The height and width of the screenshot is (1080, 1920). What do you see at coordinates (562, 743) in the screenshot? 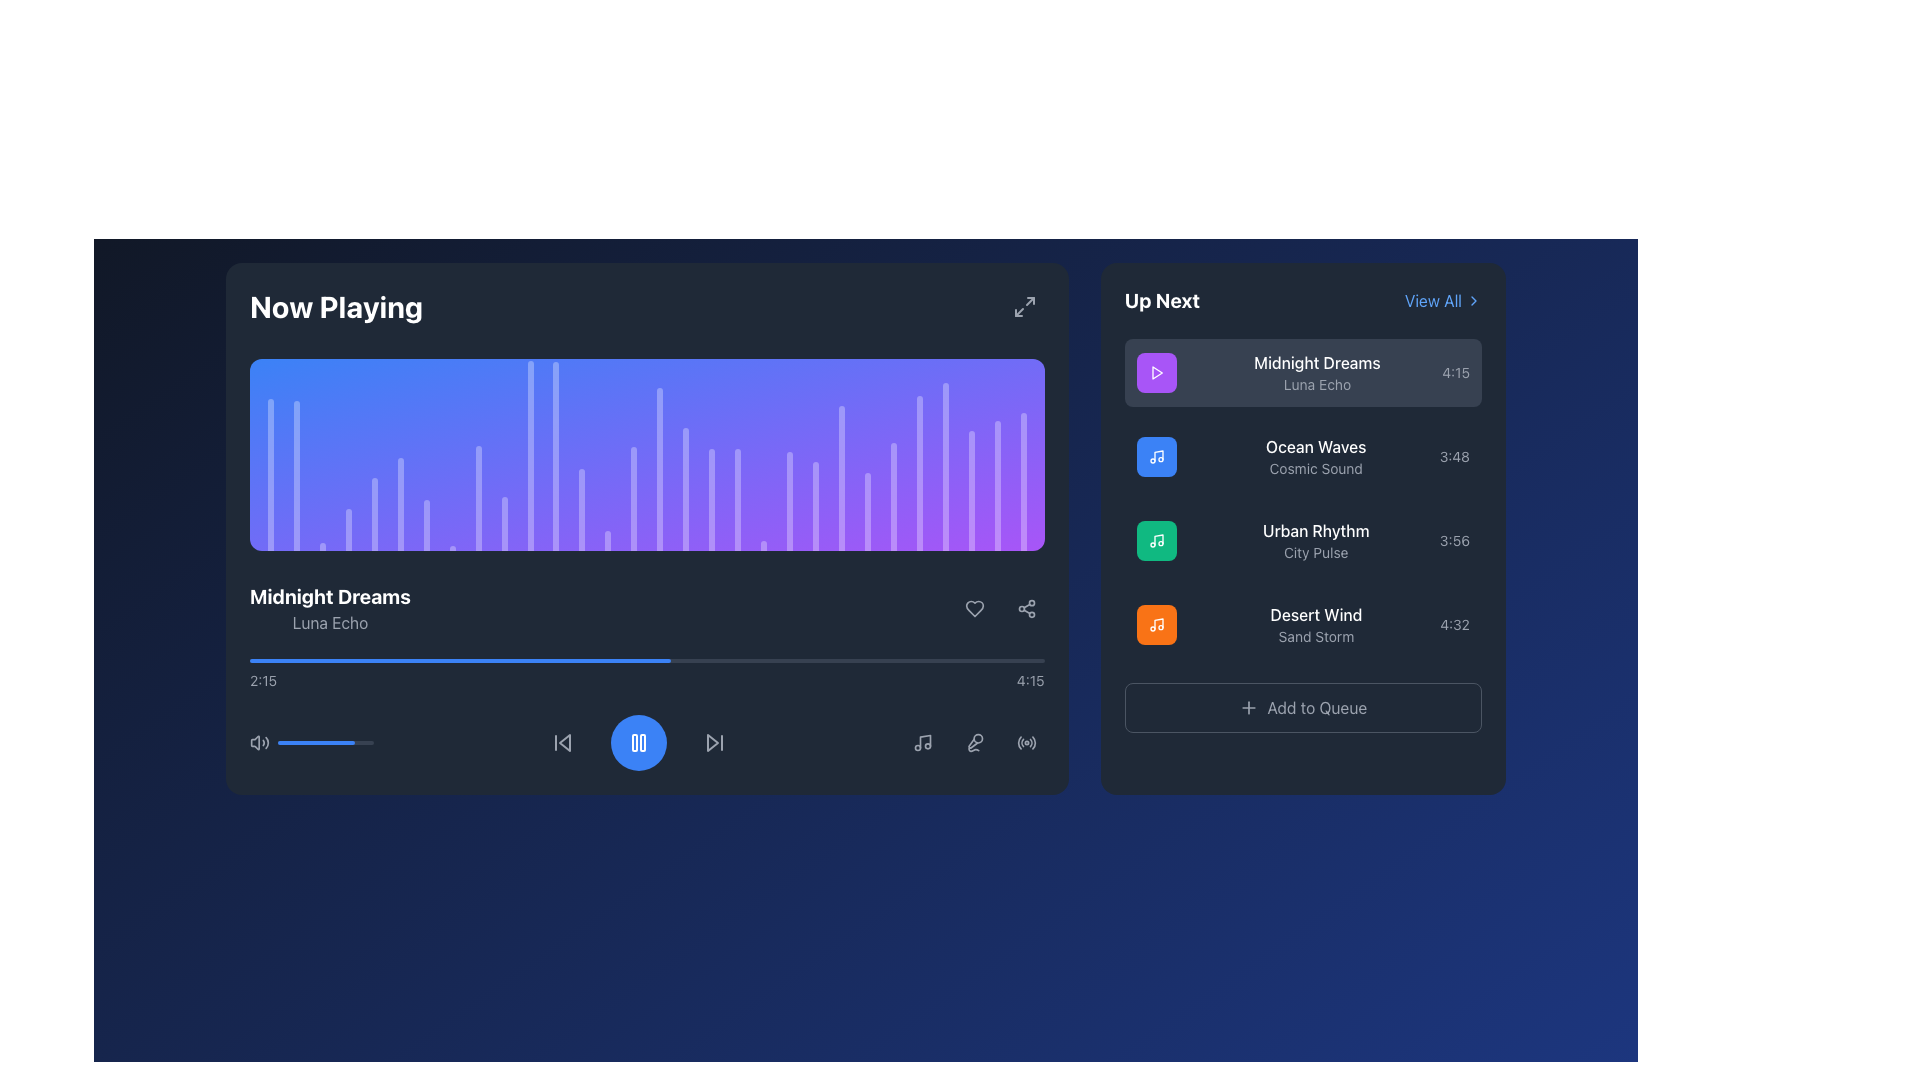
I see `the backward navigation icon, which is a gray triangle with a vertical line on its left, located in the playback controls of the music player` at bounding box center [562, 743].